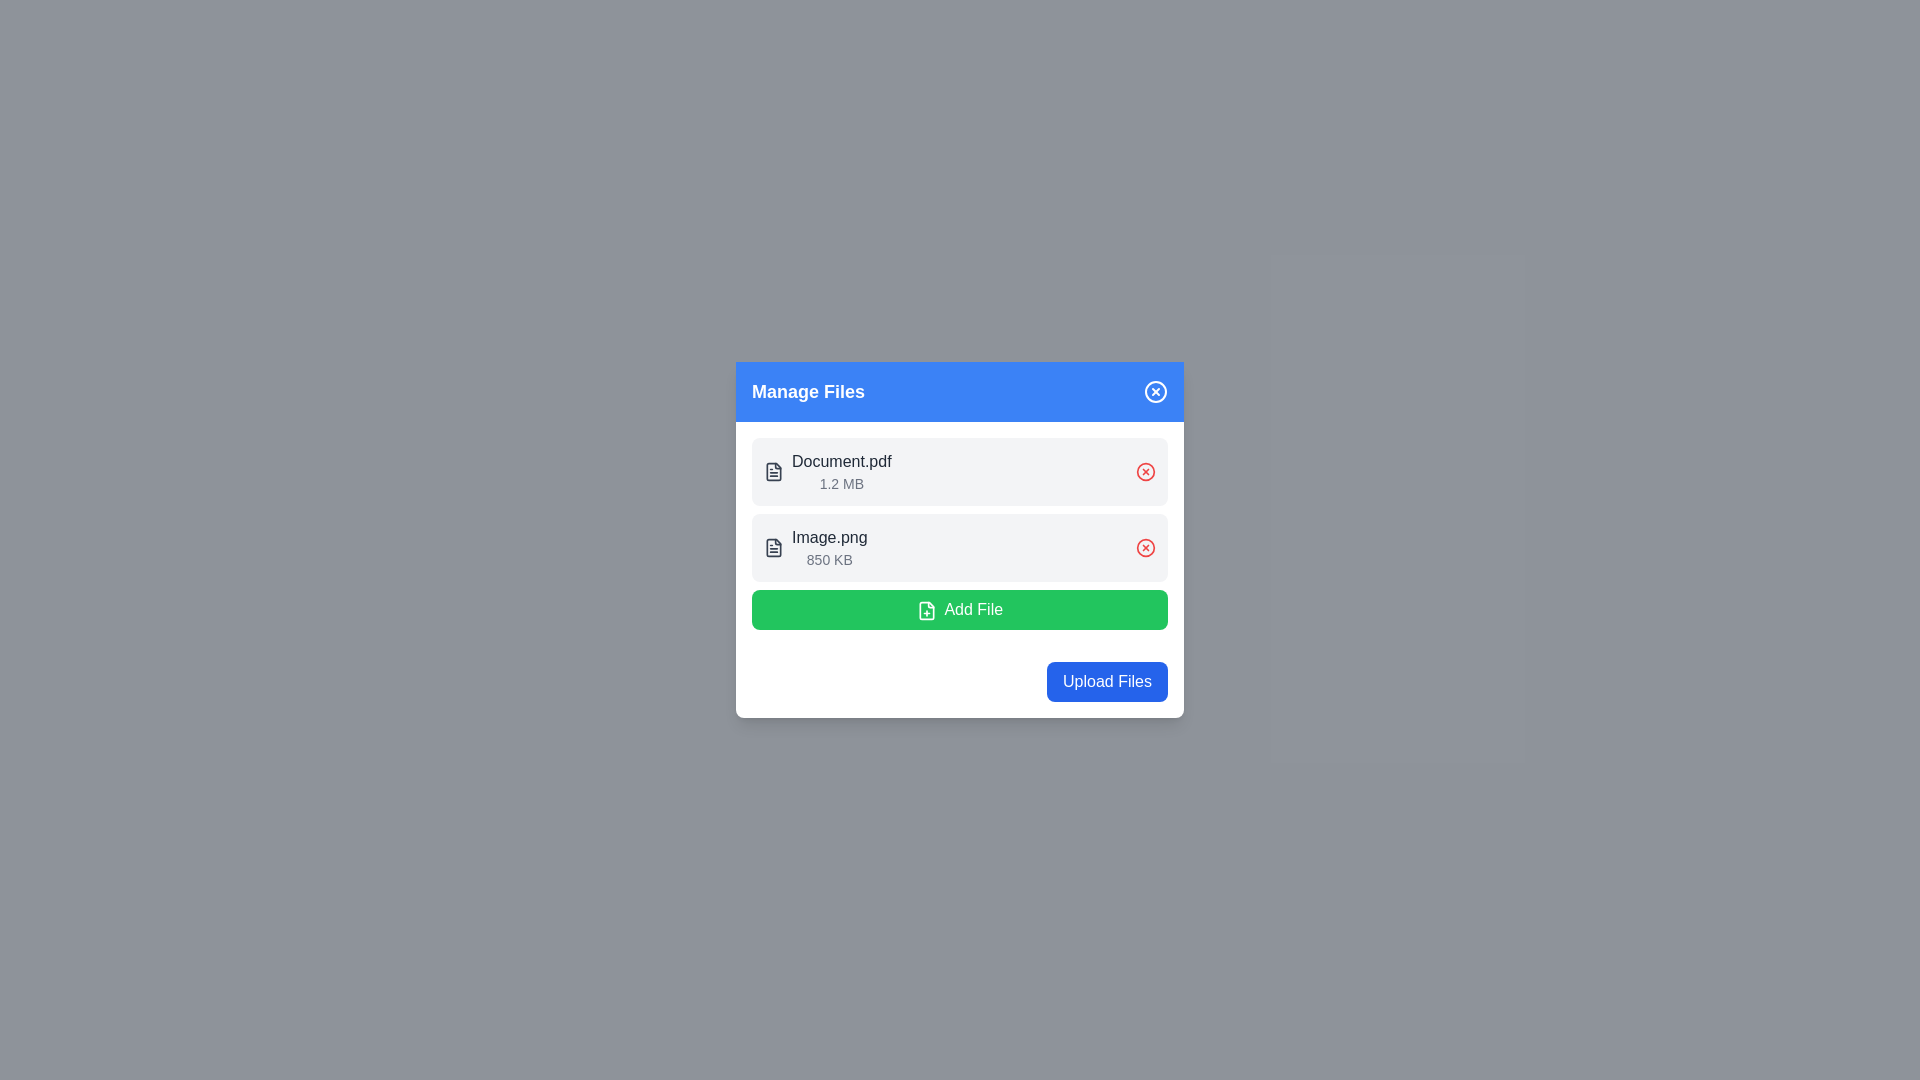 This screenshot has width=1920, height=1080. I want to click on the file type icon representing a textual document located at the left of the second row in the file list, next to 'Image.png' and '850 KB', so click(772, 547).